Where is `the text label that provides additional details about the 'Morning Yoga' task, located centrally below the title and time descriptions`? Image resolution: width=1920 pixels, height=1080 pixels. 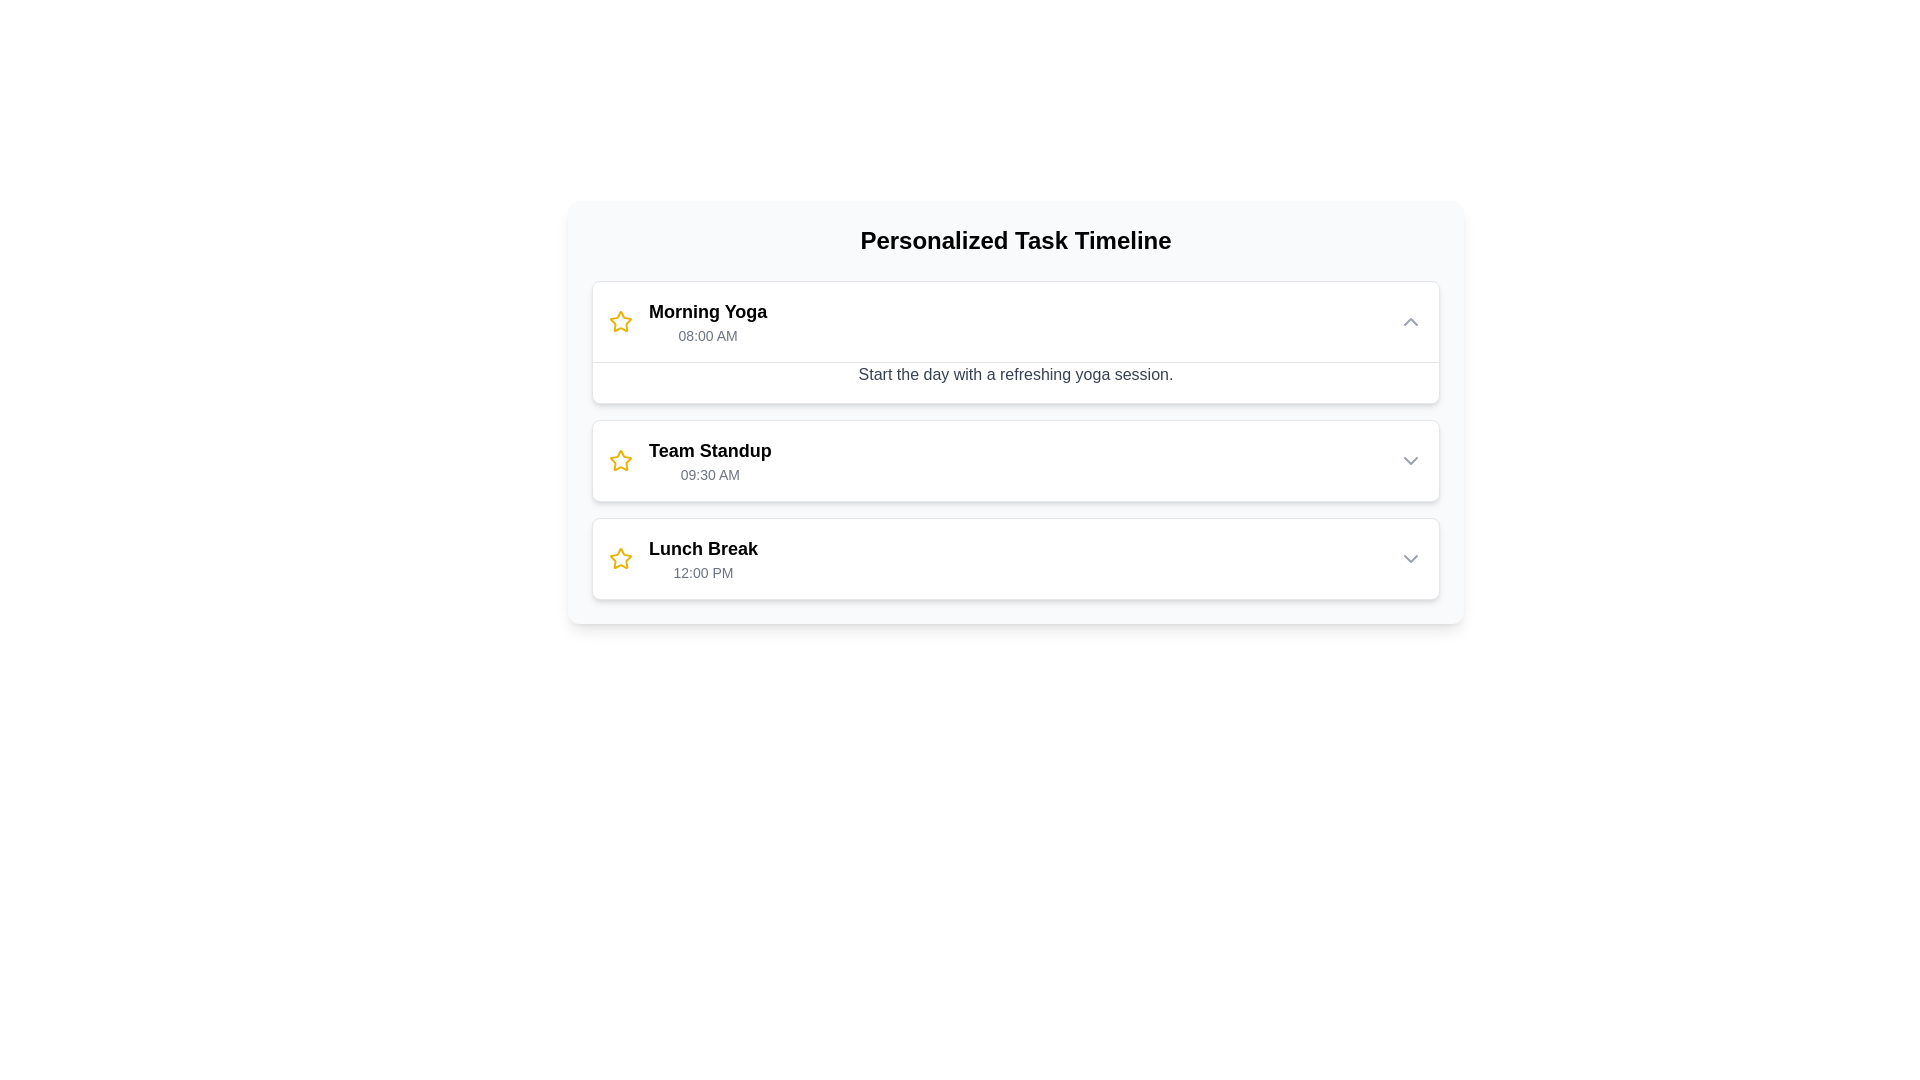 the text label that provides additional details about the 'Morning Yoga' task, located centrally below the title and time descriptions is located at coordinates (1016, 382).